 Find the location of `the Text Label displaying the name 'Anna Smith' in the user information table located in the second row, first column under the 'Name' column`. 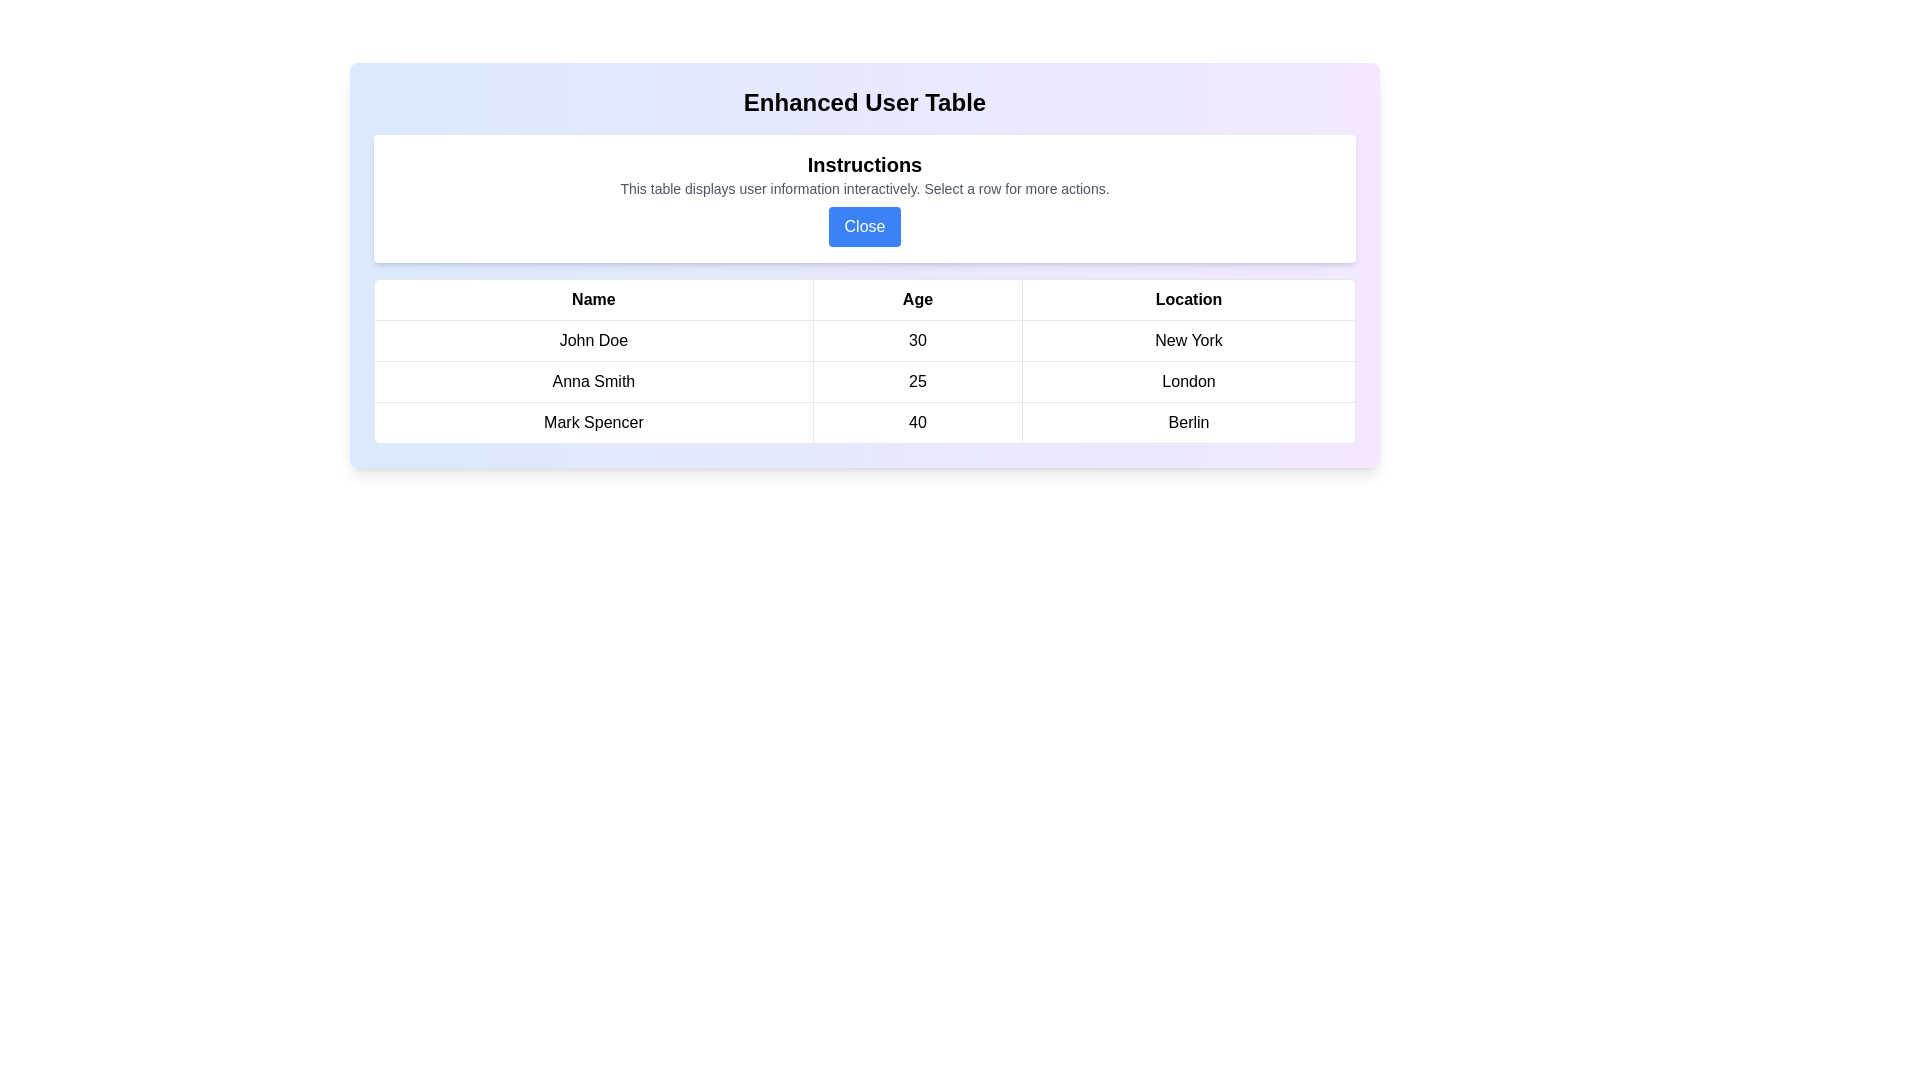

the Text Label displaying the name 'Anna Smith' in the user information table located in the second row, first column under the 'Name' column is located at coordinates (592, 381).